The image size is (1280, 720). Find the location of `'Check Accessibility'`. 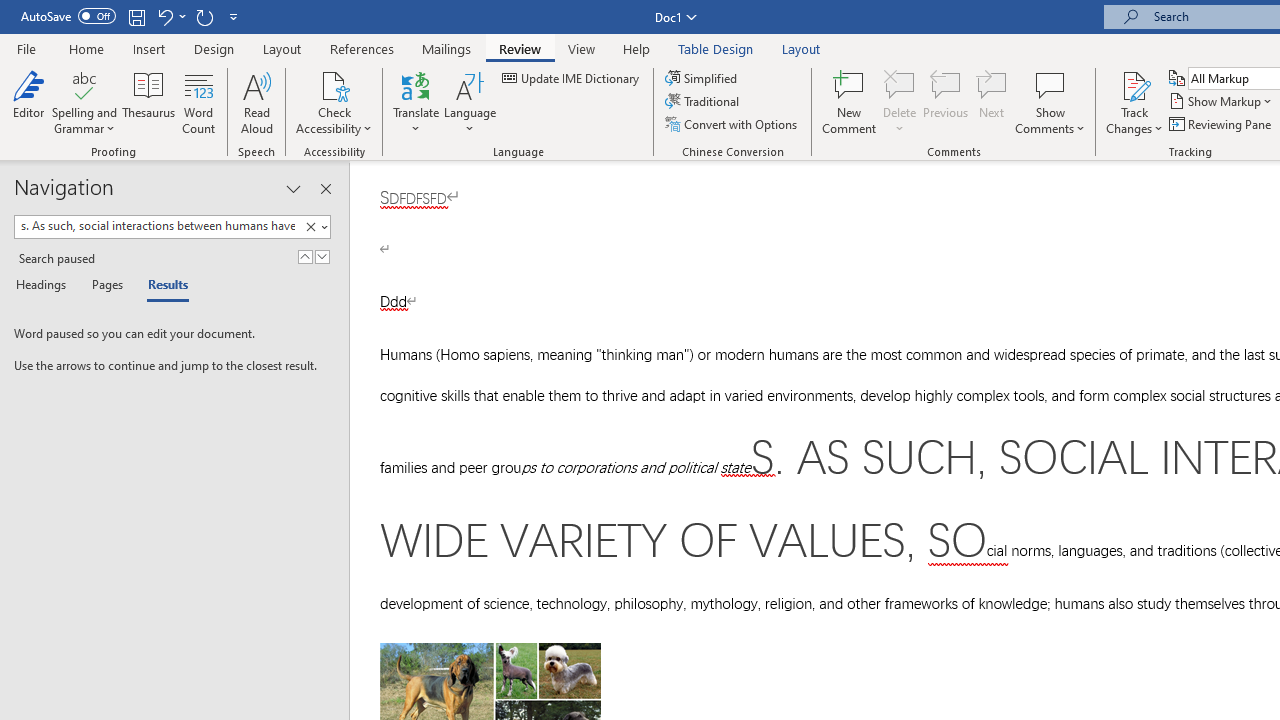

'Check Accessibility' is located at coordinates (334, 84).